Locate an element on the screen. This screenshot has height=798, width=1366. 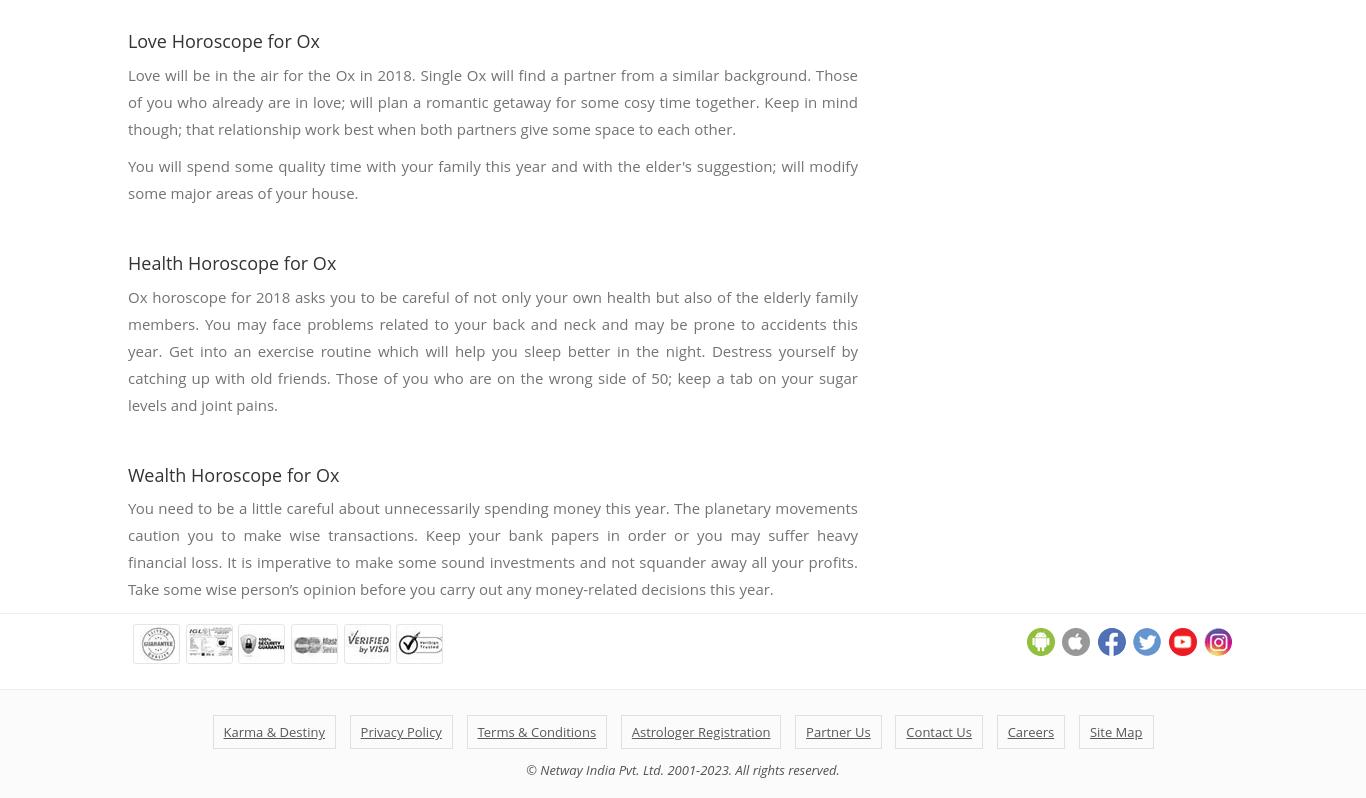
'Astrologer Registration' is located at coordinates (700, 732).